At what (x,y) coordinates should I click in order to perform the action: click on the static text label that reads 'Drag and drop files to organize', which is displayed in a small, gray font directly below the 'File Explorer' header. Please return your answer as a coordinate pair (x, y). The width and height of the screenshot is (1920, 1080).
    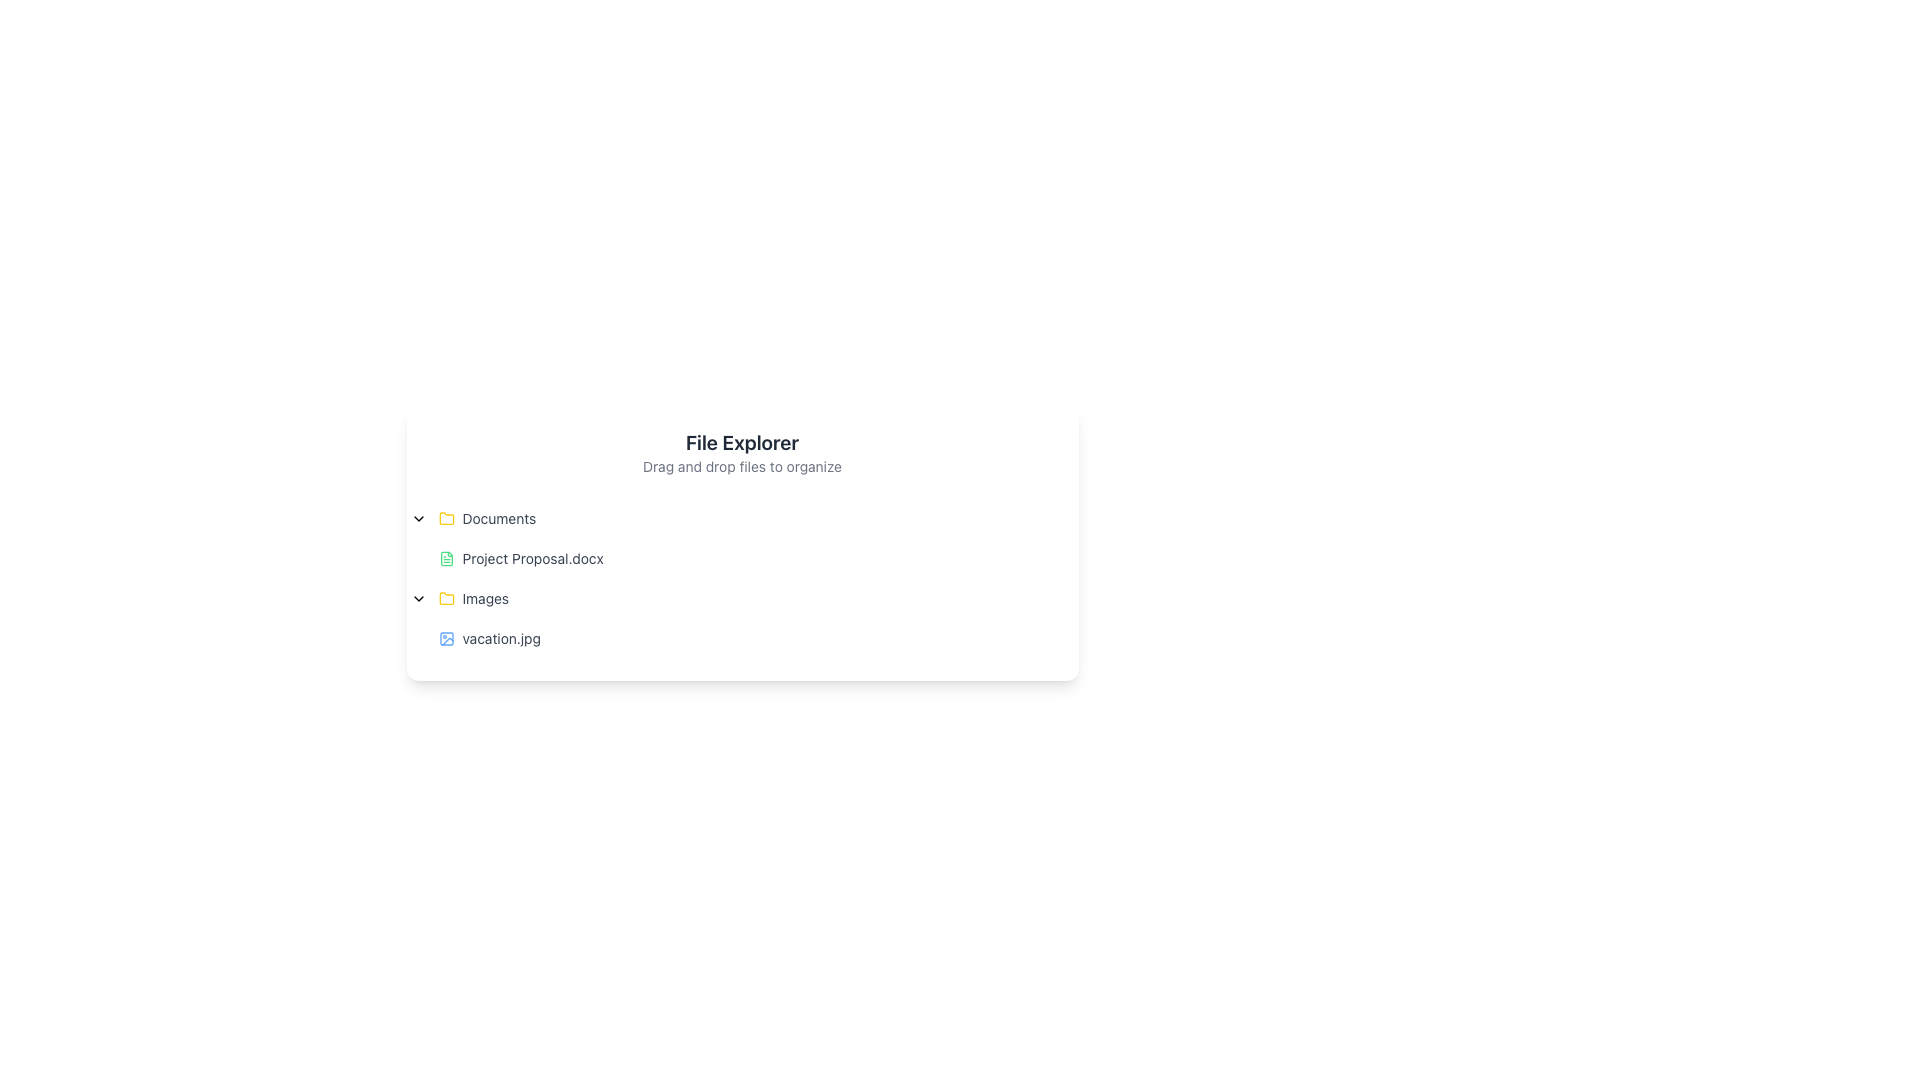
    Looking at the image, I should click on (741, 466).